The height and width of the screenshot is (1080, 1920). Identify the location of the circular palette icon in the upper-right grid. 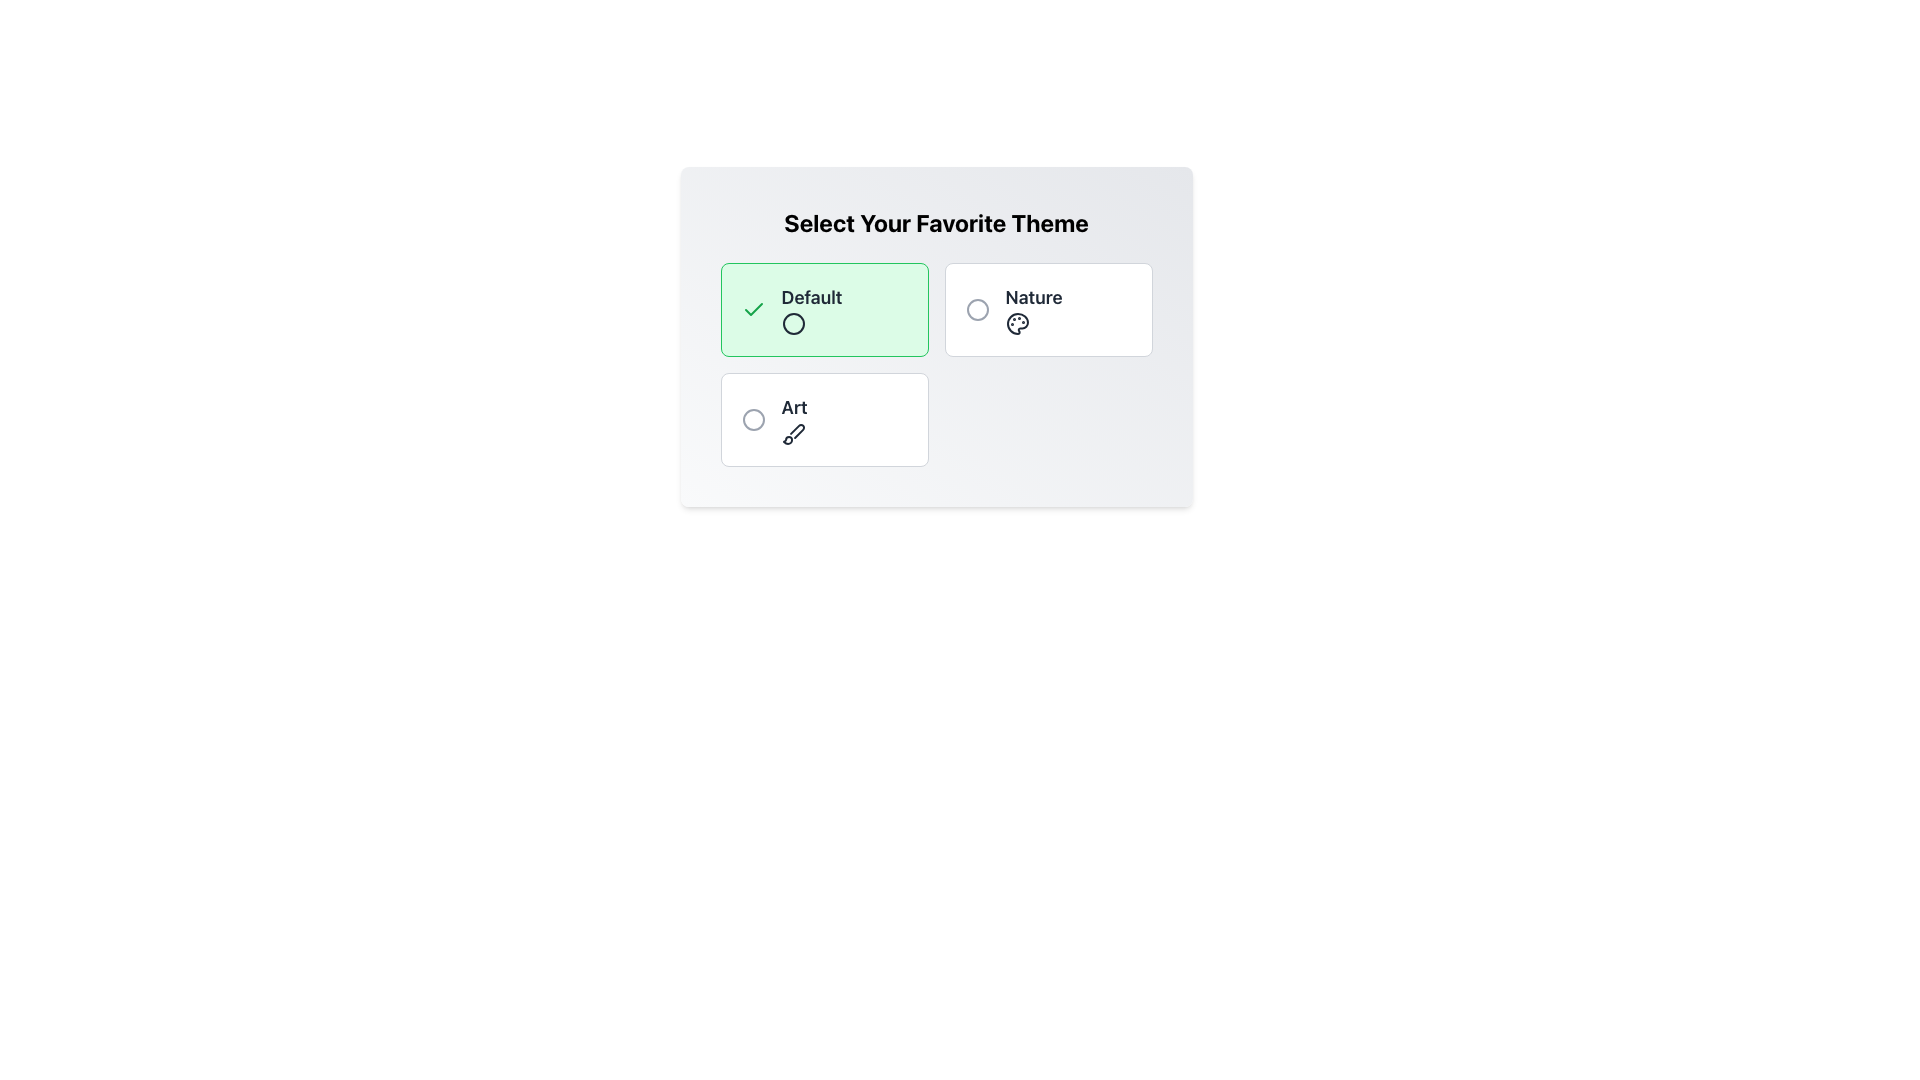
(1017, 323).